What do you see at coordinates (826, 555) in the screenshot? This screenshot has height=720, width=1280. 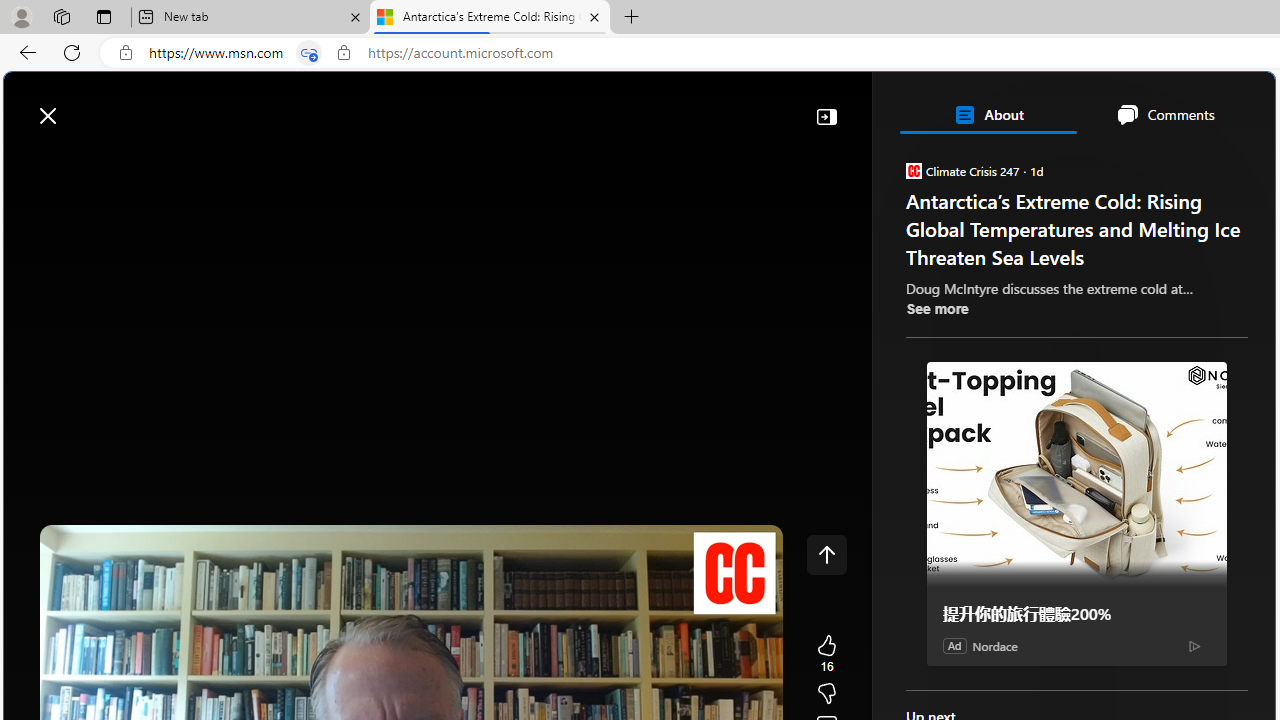 I see `'Class: control icon-only'` at bounding box center [826, 555].